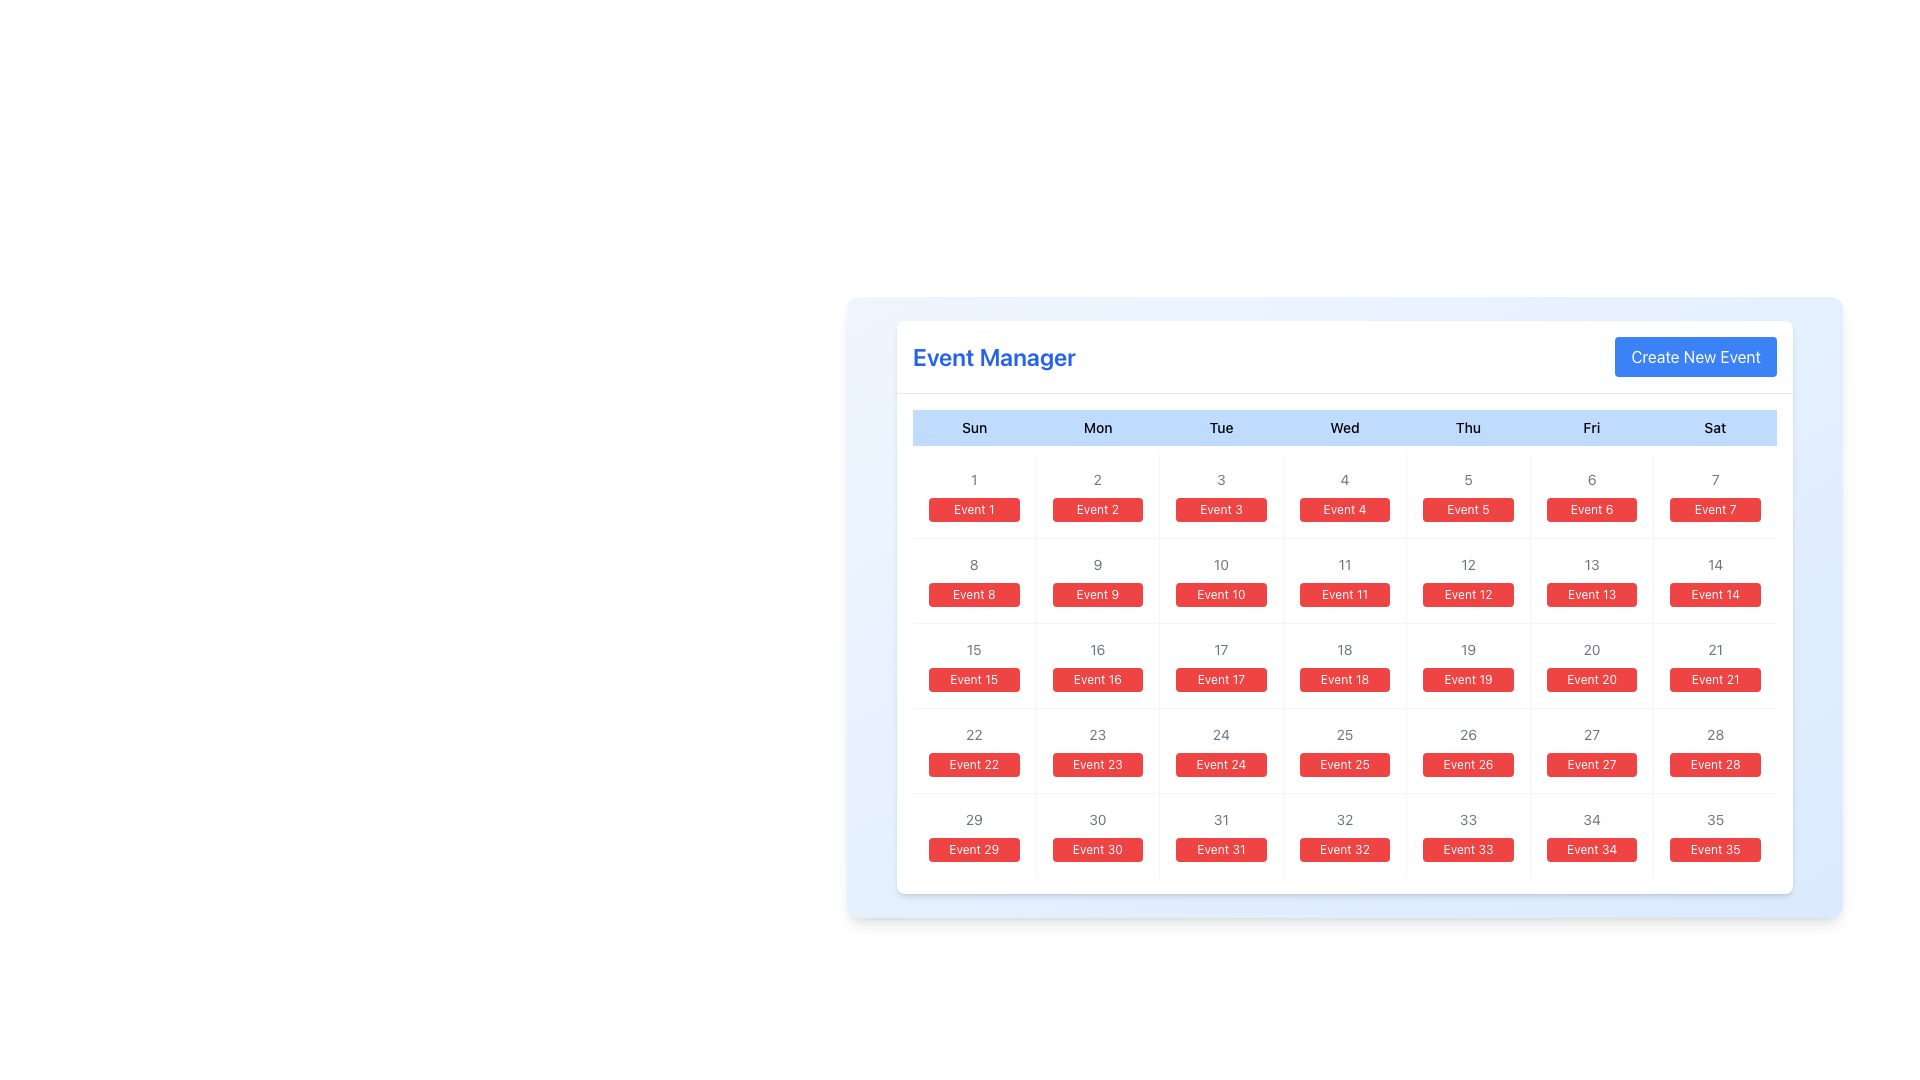 The height and width of the screenshot is (1080, 1920). Describe the element at coordinates (1344, 849) in the screenshot. I see `text displayed on the red rectangular button labeled 'Event 32', which is located in the last row and fifth column of the grid, below the label '32'` at that location.